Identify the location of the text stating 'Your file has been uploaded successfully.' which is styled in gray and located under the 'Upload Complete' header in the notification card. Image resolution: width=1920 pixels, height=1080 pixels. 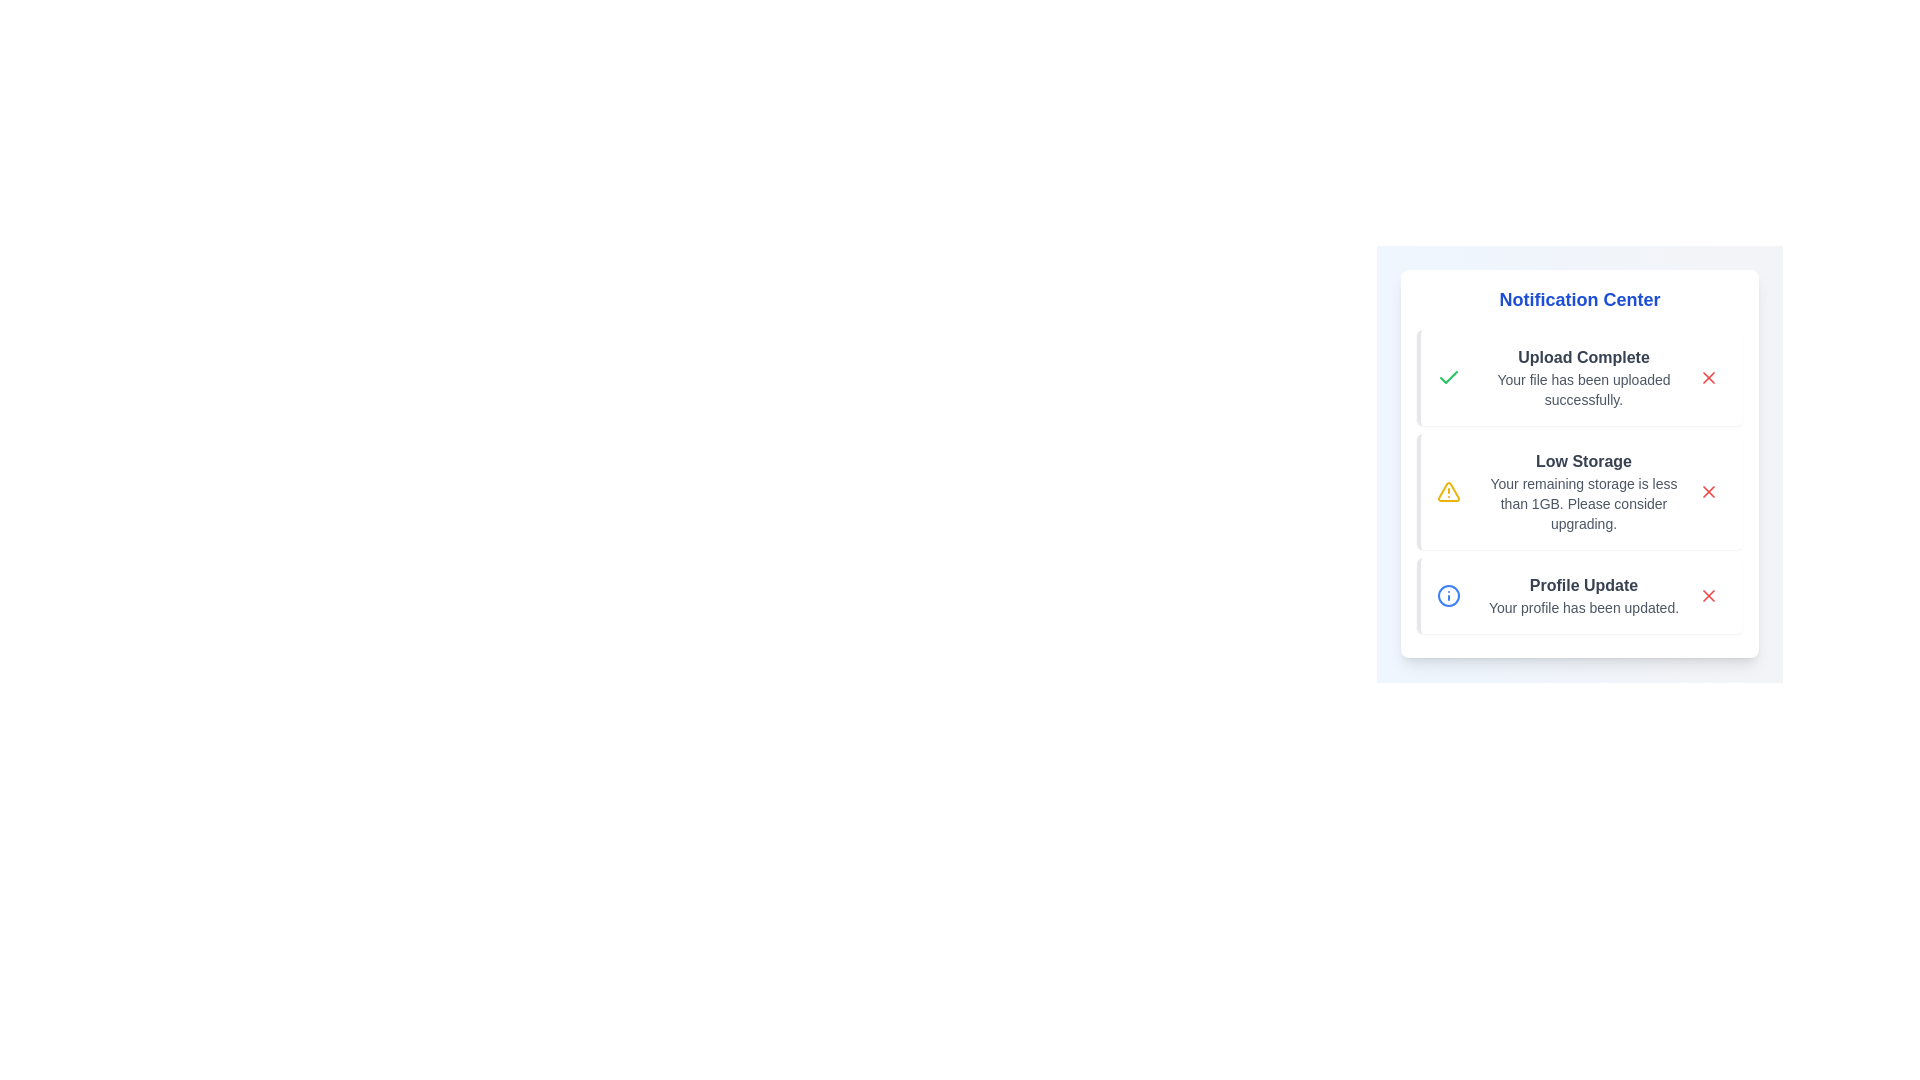
(1583, 389).